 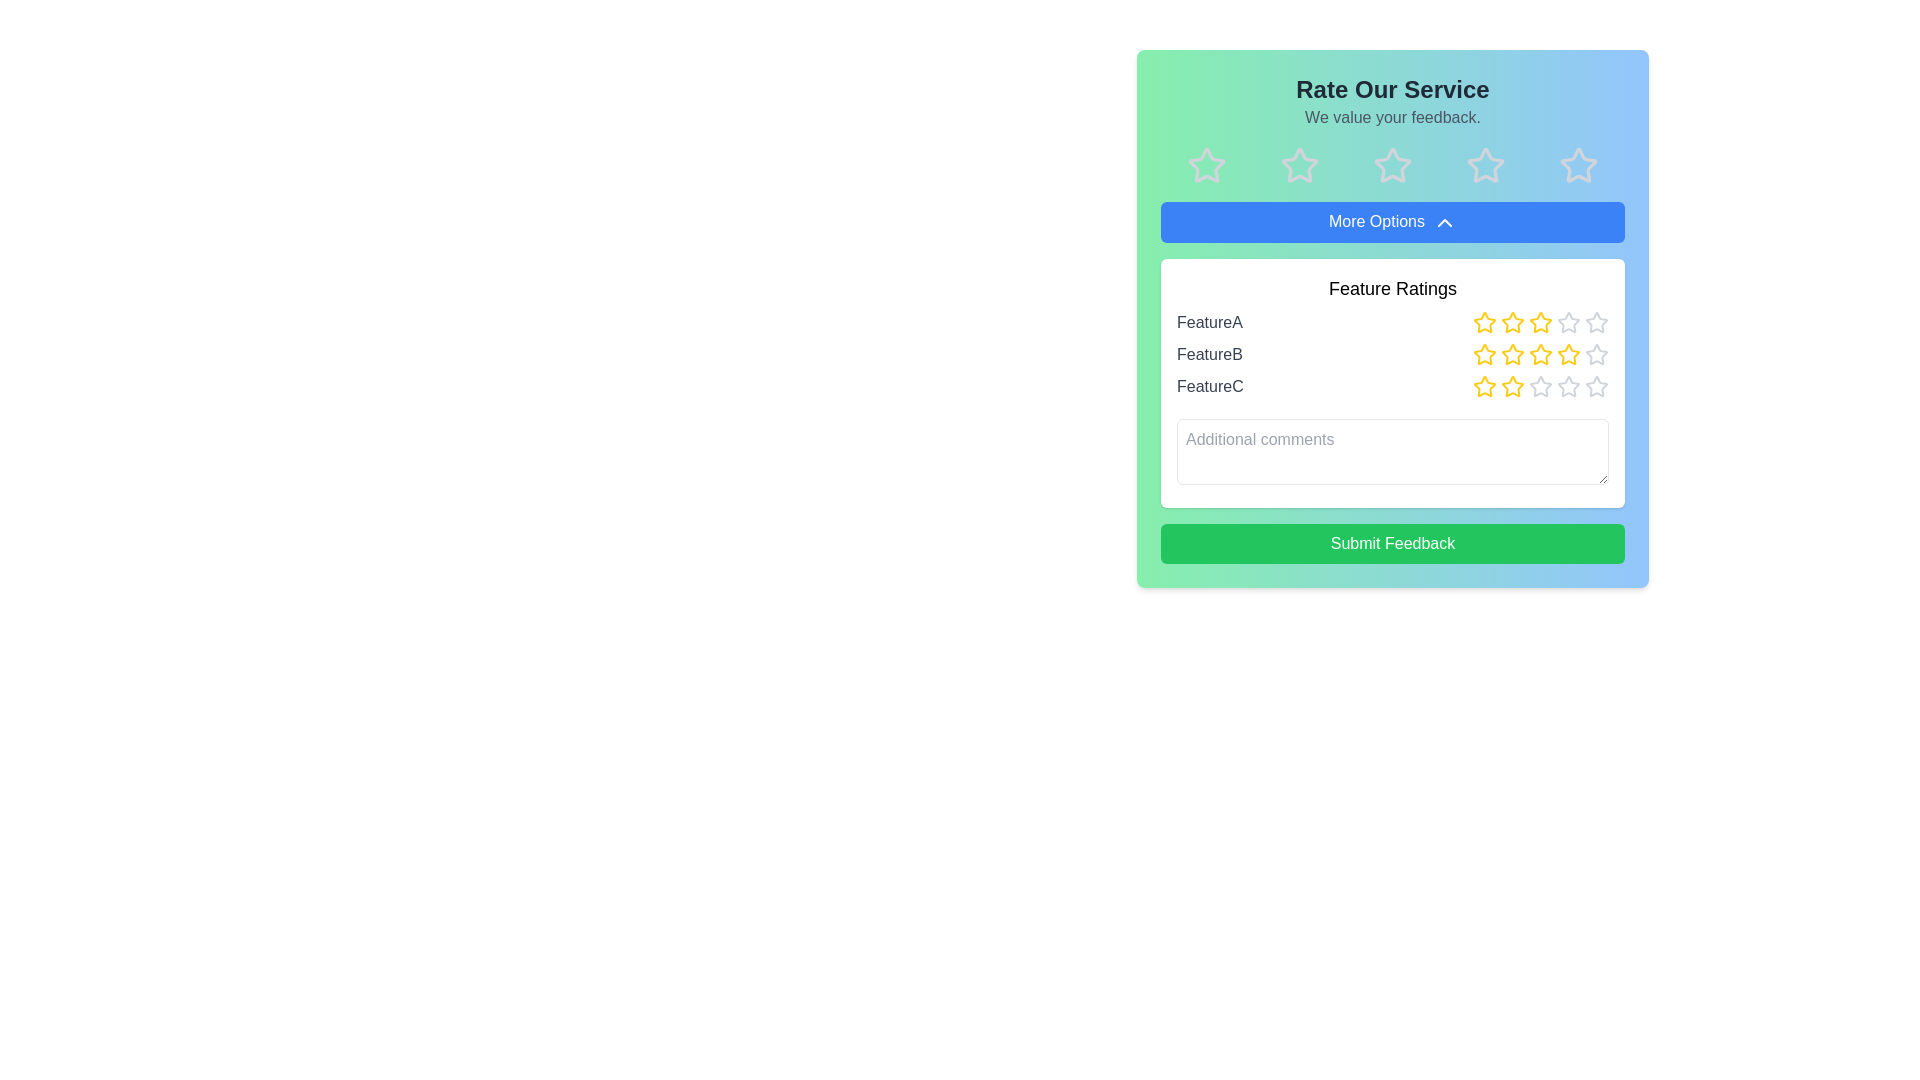 What do you see at coordinates (1485, 164) in the screenshot?
I see `the fourth star-shaped outline icon with a blue fill, located in a row of five icons at the top of the interface, which is associated with a rating system` at bounding box center [1485, 164].